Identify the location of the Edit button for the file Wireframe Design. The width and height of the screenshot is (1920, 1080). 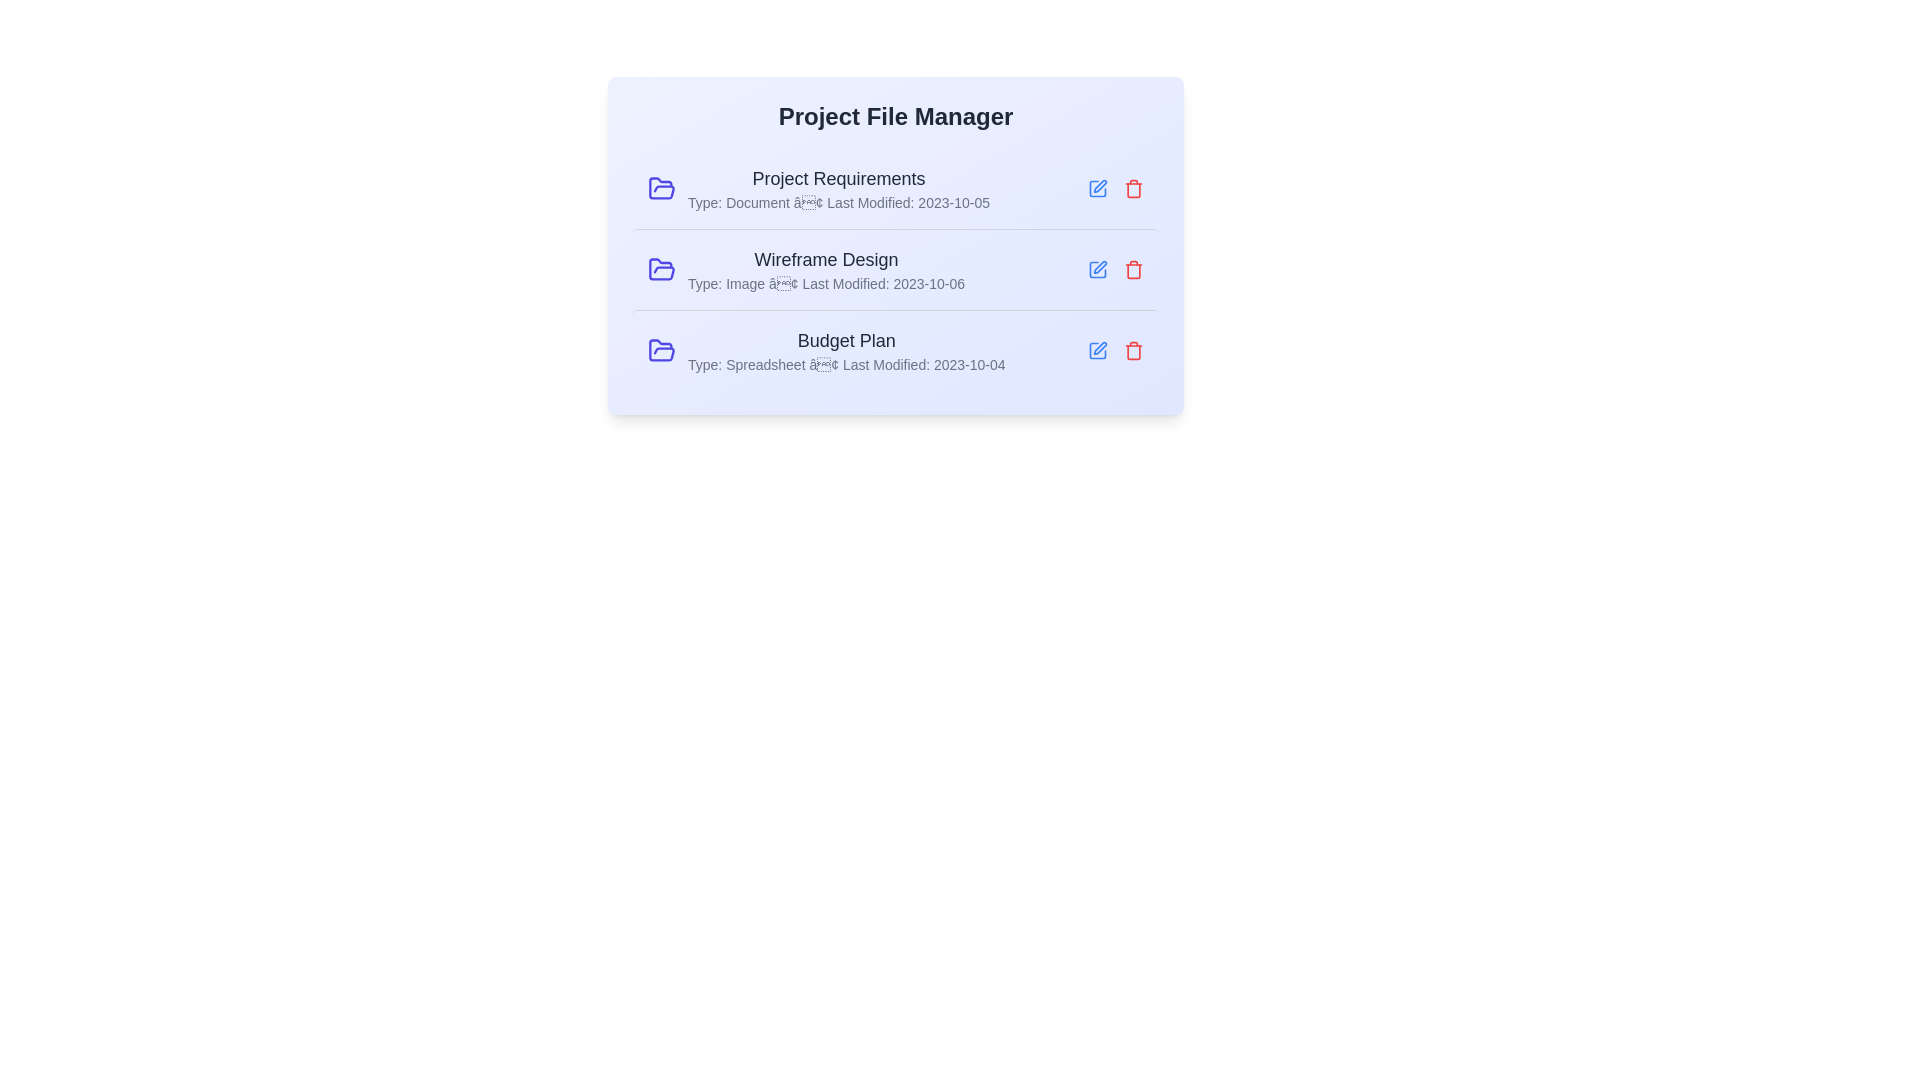
(1097, 270).